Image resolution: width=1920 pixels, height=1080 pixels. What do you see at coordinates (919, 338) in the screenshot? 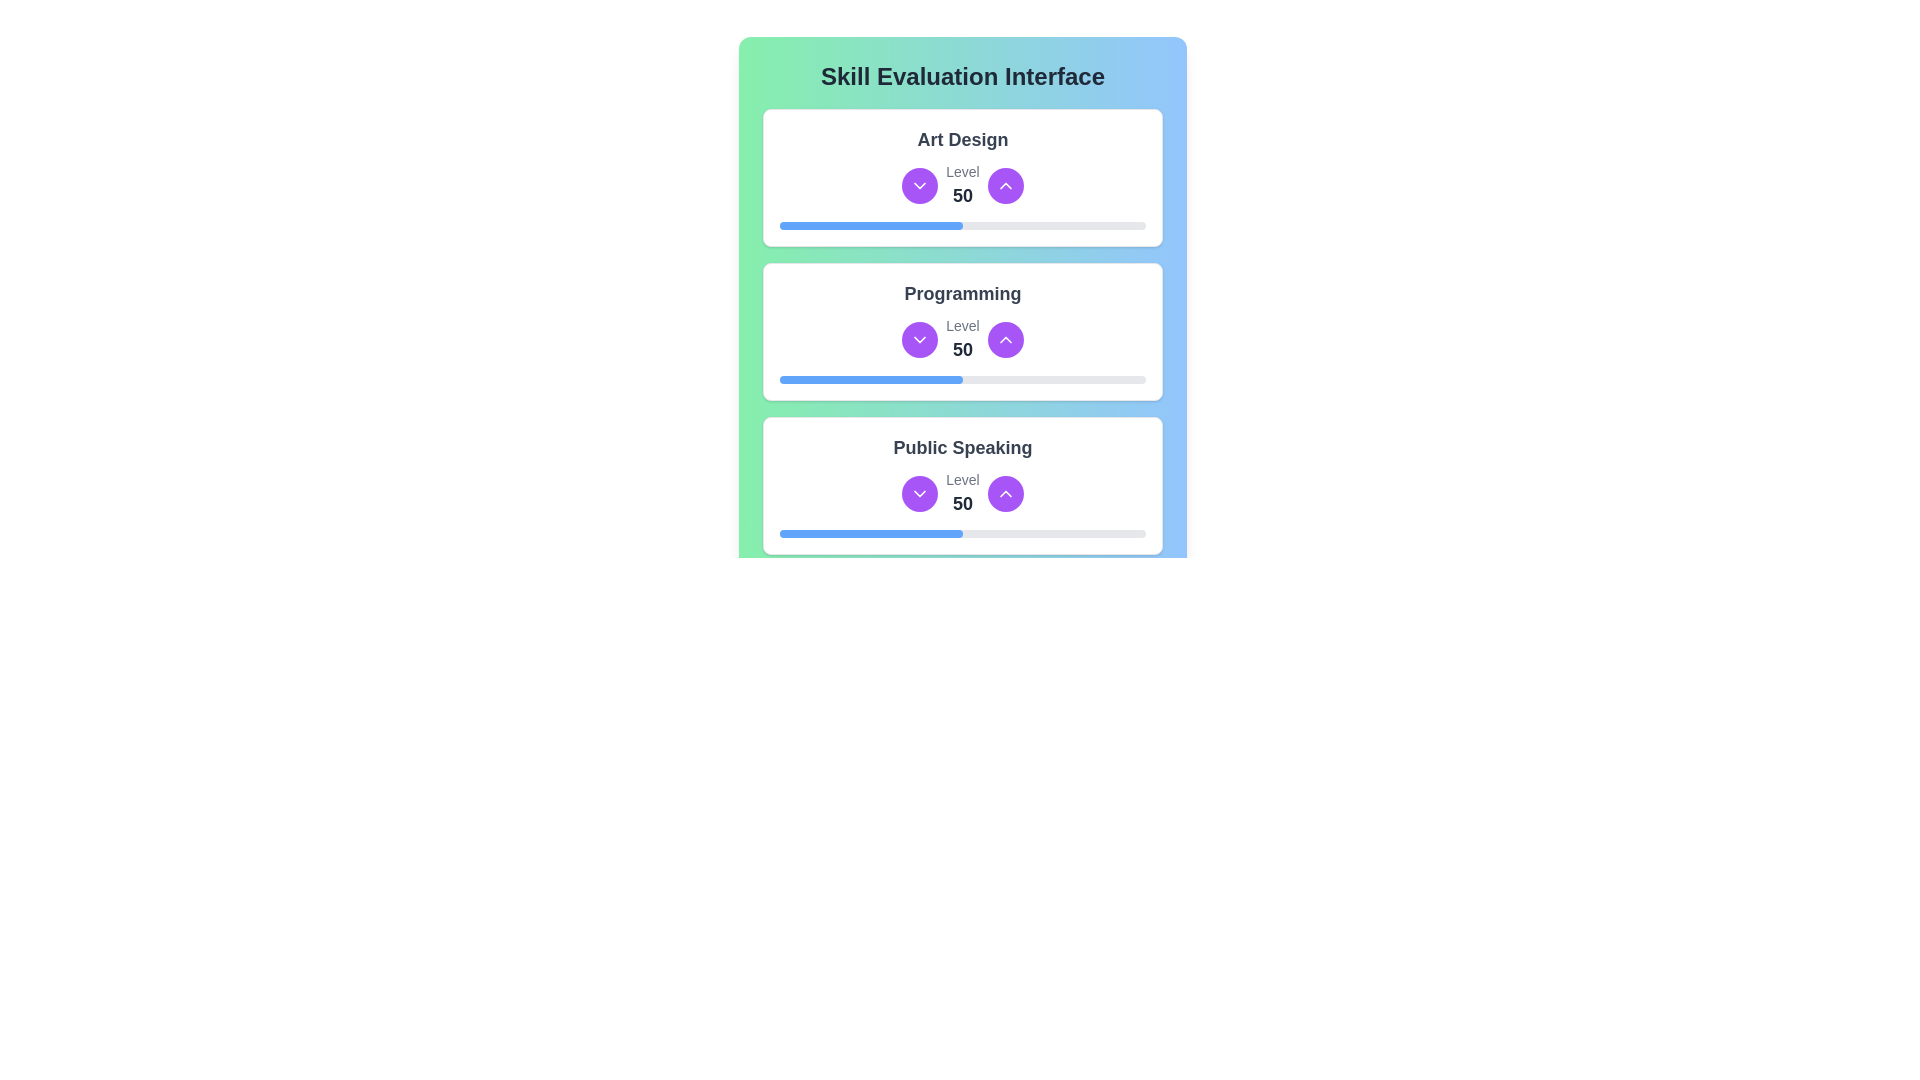
I see `the purple circular button with a white downward chevron located in the 'Programming' card, positioned left of 'Level 50' and above the progress bar` at bounding box center [919, 338].